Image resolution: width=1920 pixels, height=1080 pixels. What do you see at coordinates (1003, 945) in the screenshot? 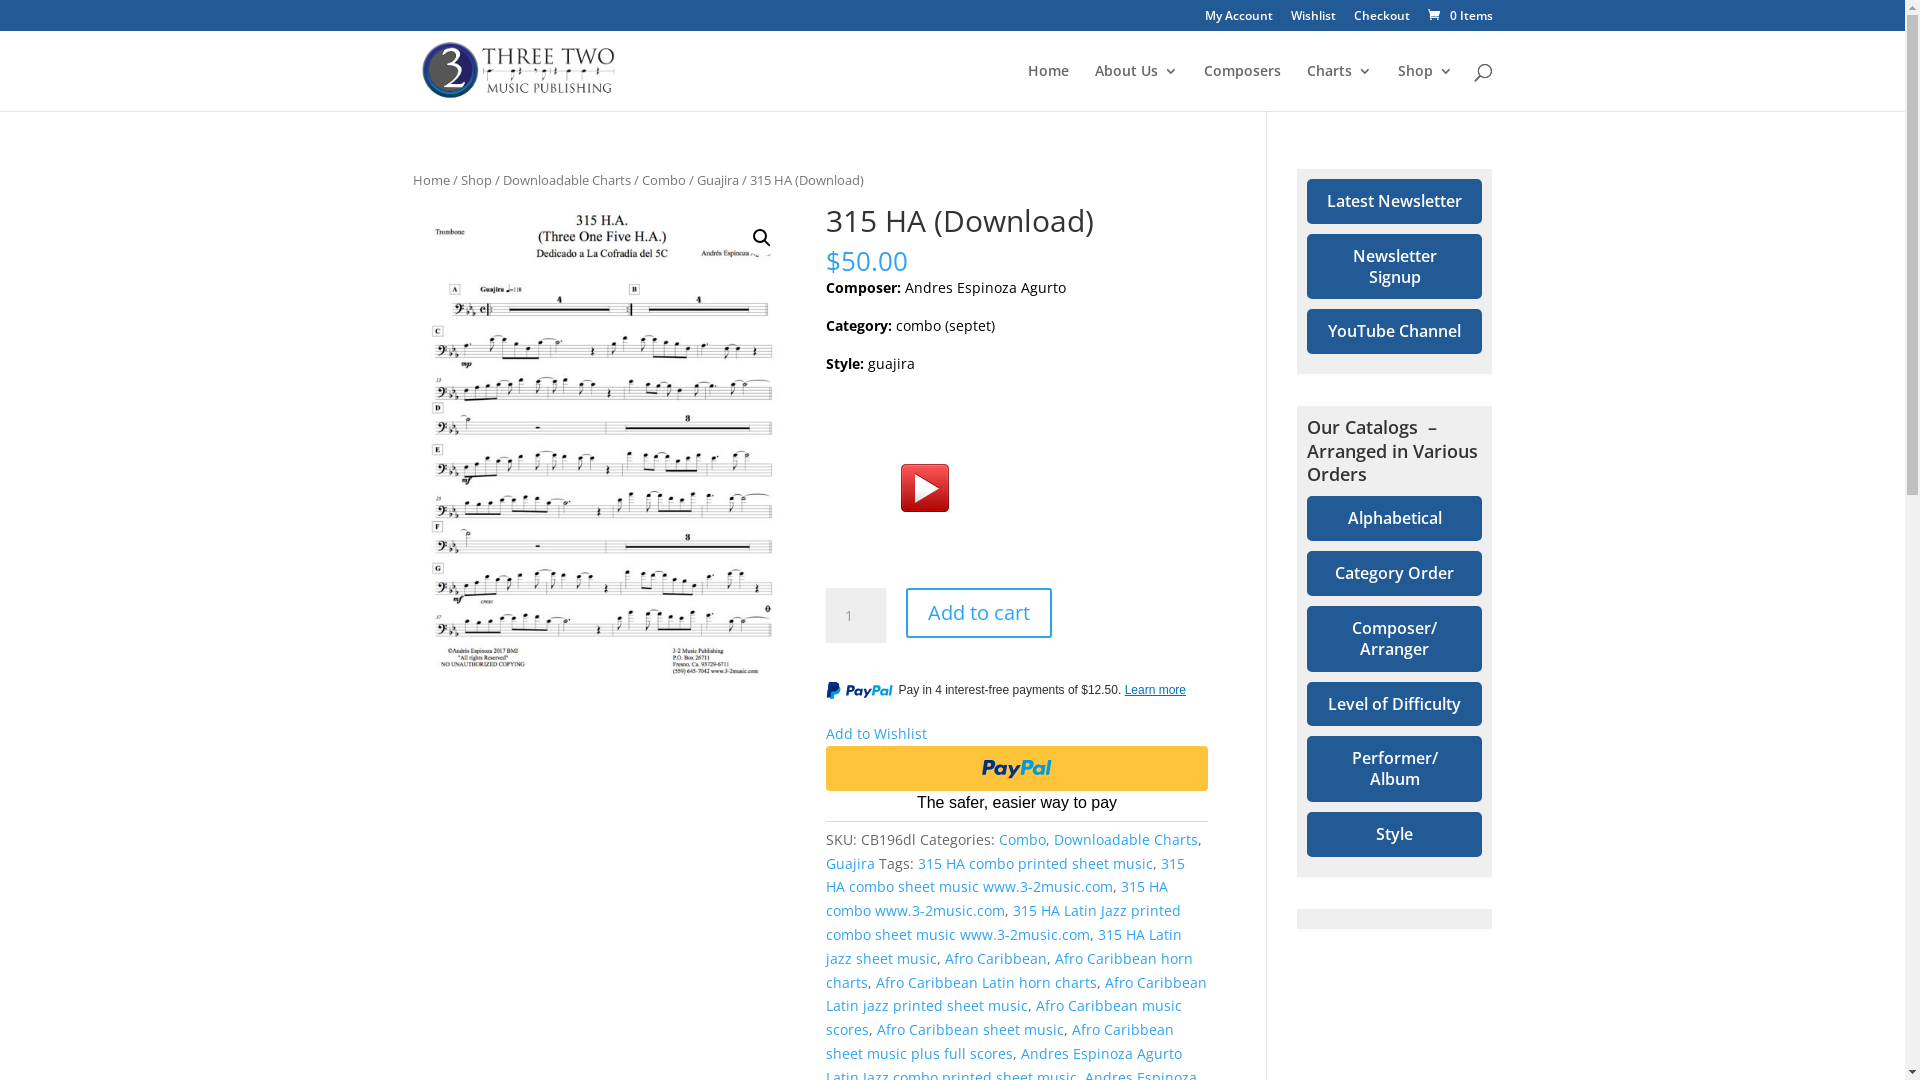
I see `'315 HA Latin jazz sheet music'` at bounding box center [1003, 945].